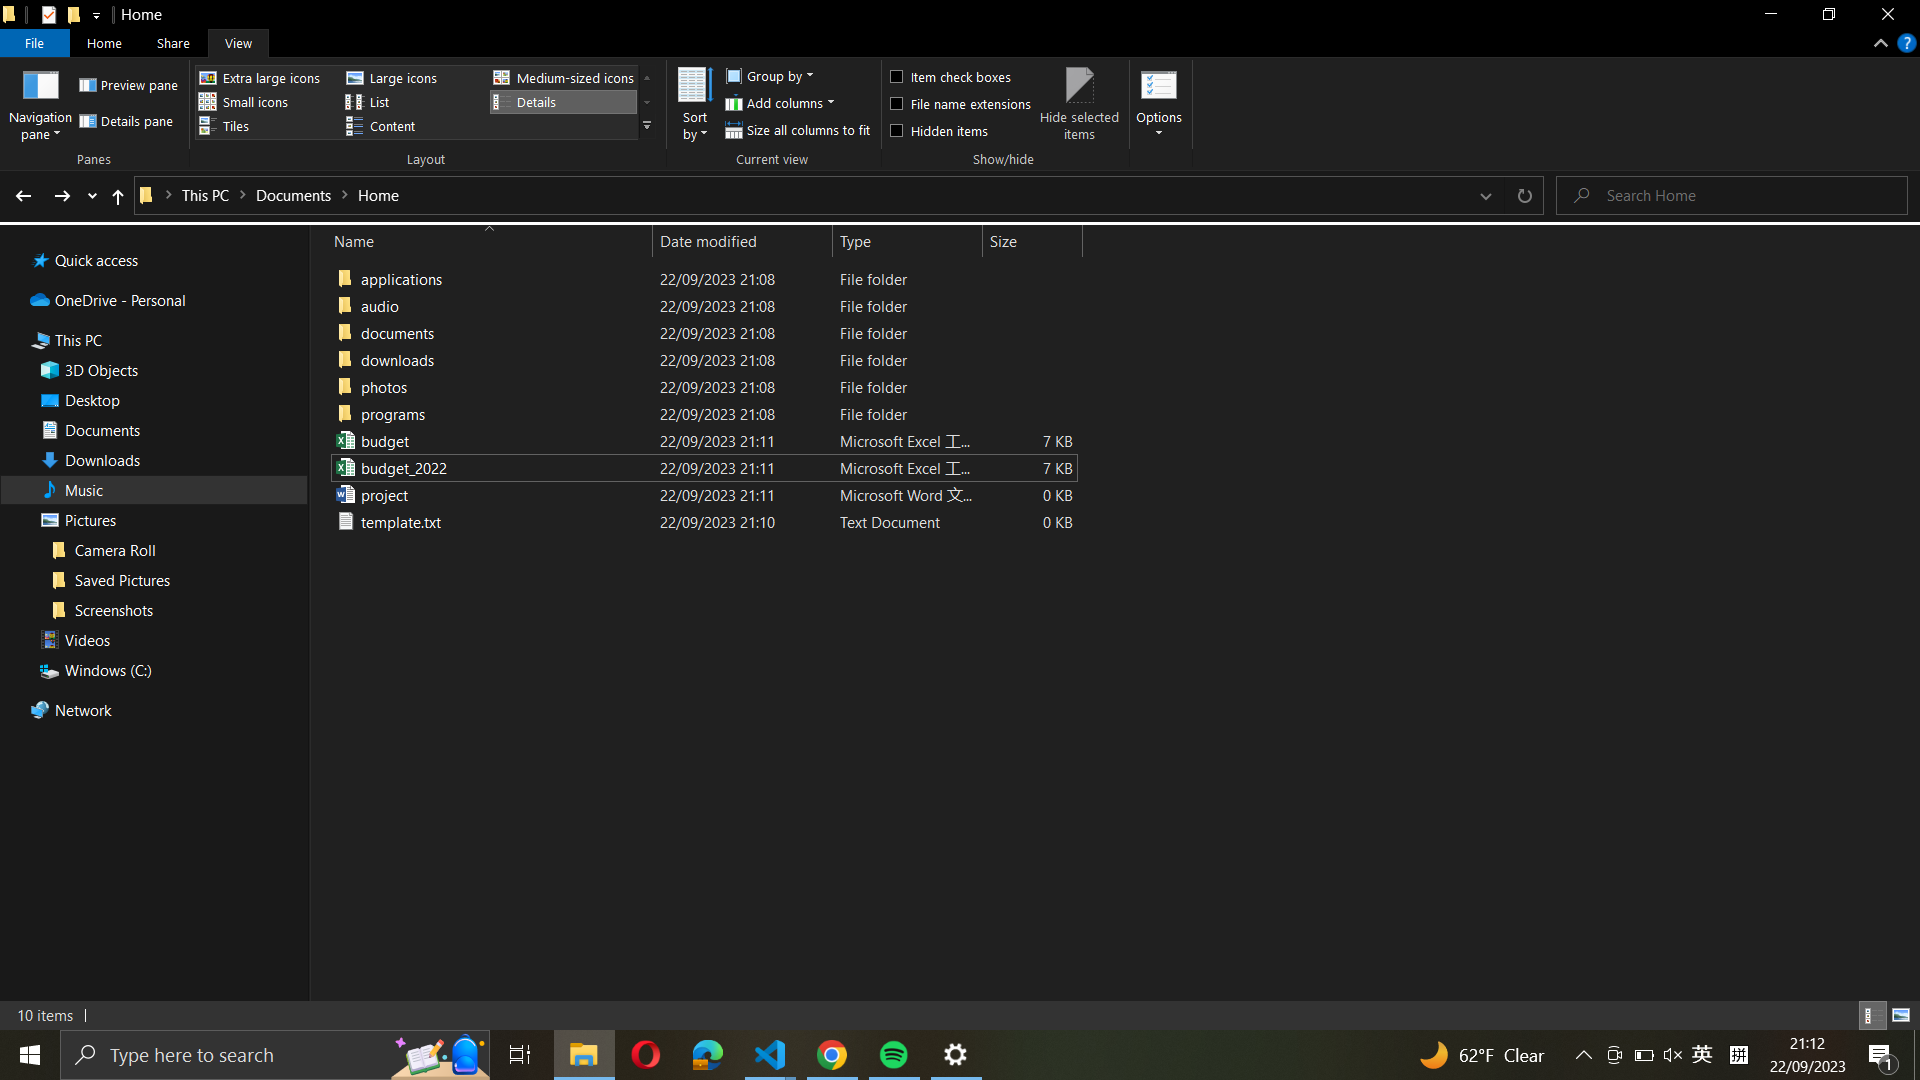 Image resolution: width=1920 pixels, height=1080 pixels. What do you see at coordinates (408, 77) in the screenshot?
I see `Enlarge to big icons` at bounding box center [408, 77].